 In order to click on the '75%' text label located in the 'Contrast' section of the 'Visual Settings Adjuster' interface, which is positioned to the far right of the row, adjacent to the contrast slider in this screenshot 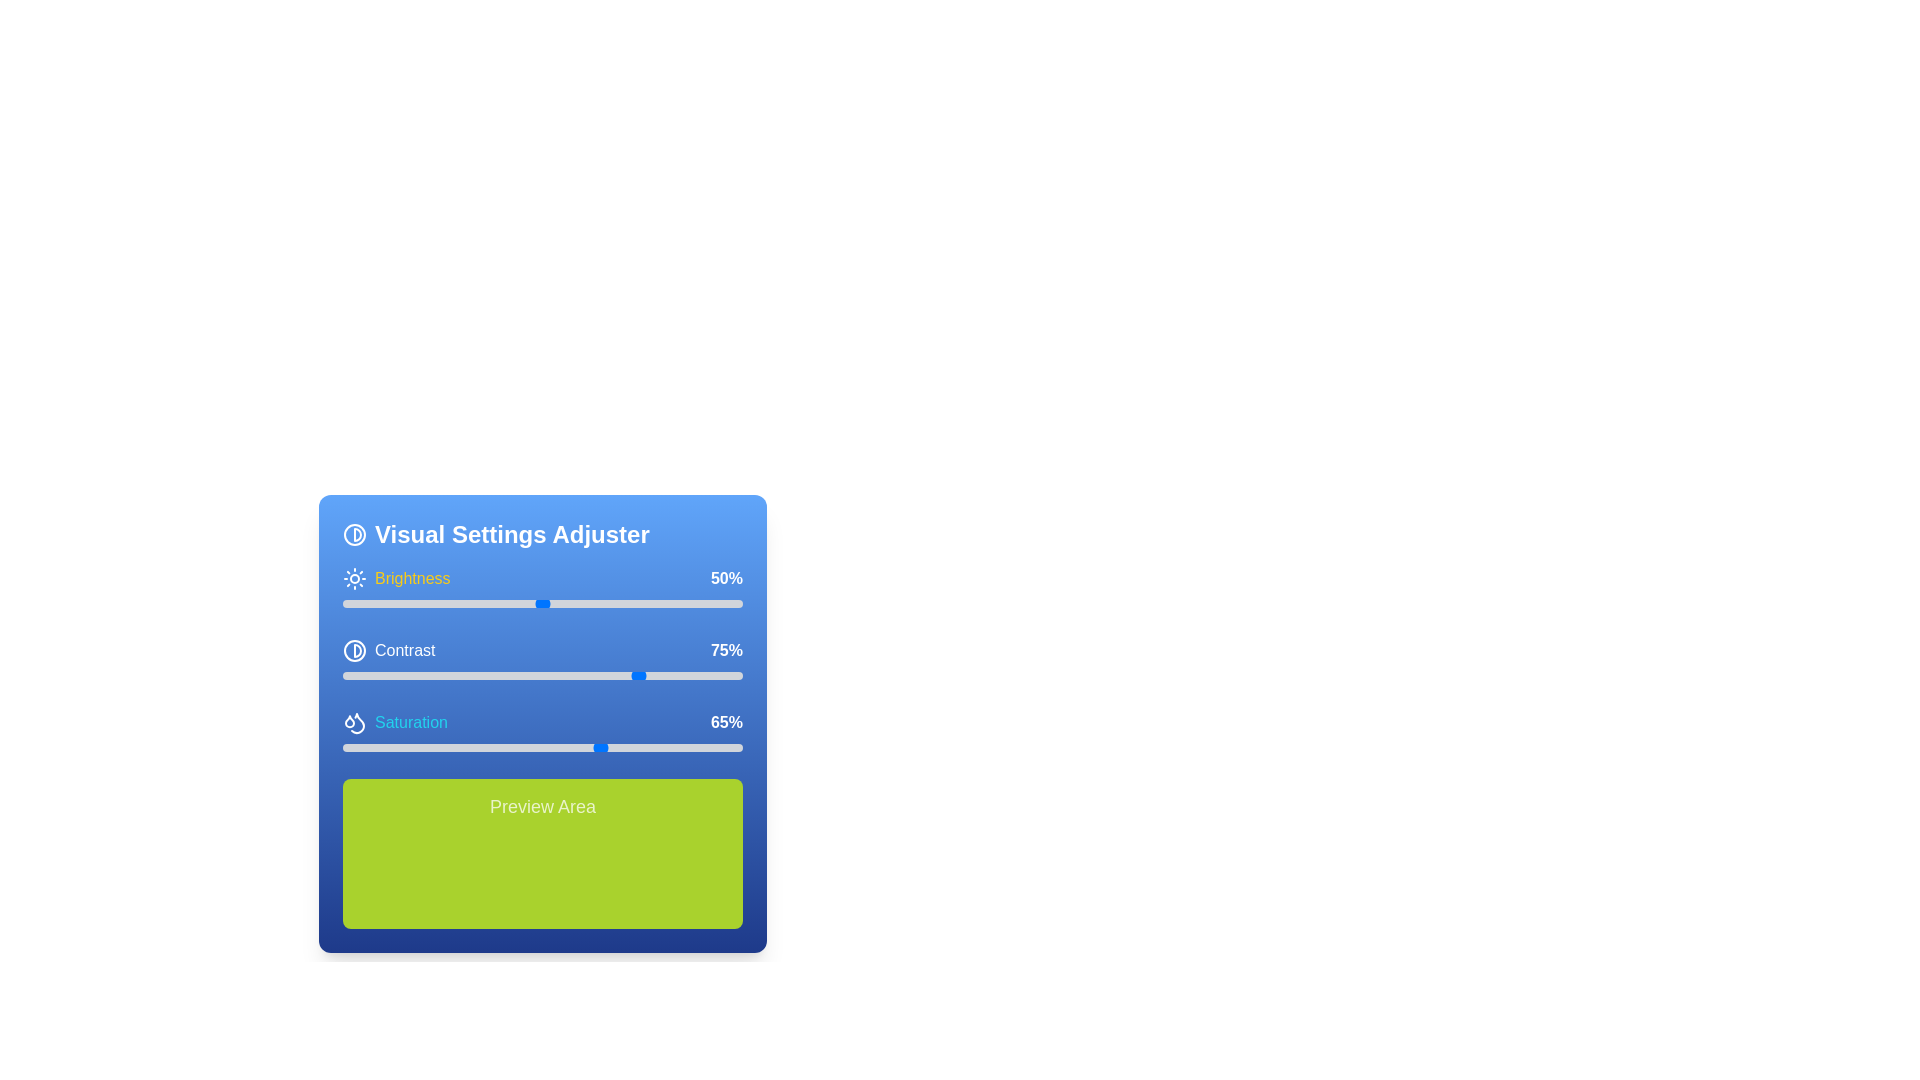, I will do `click(722, 651)`.